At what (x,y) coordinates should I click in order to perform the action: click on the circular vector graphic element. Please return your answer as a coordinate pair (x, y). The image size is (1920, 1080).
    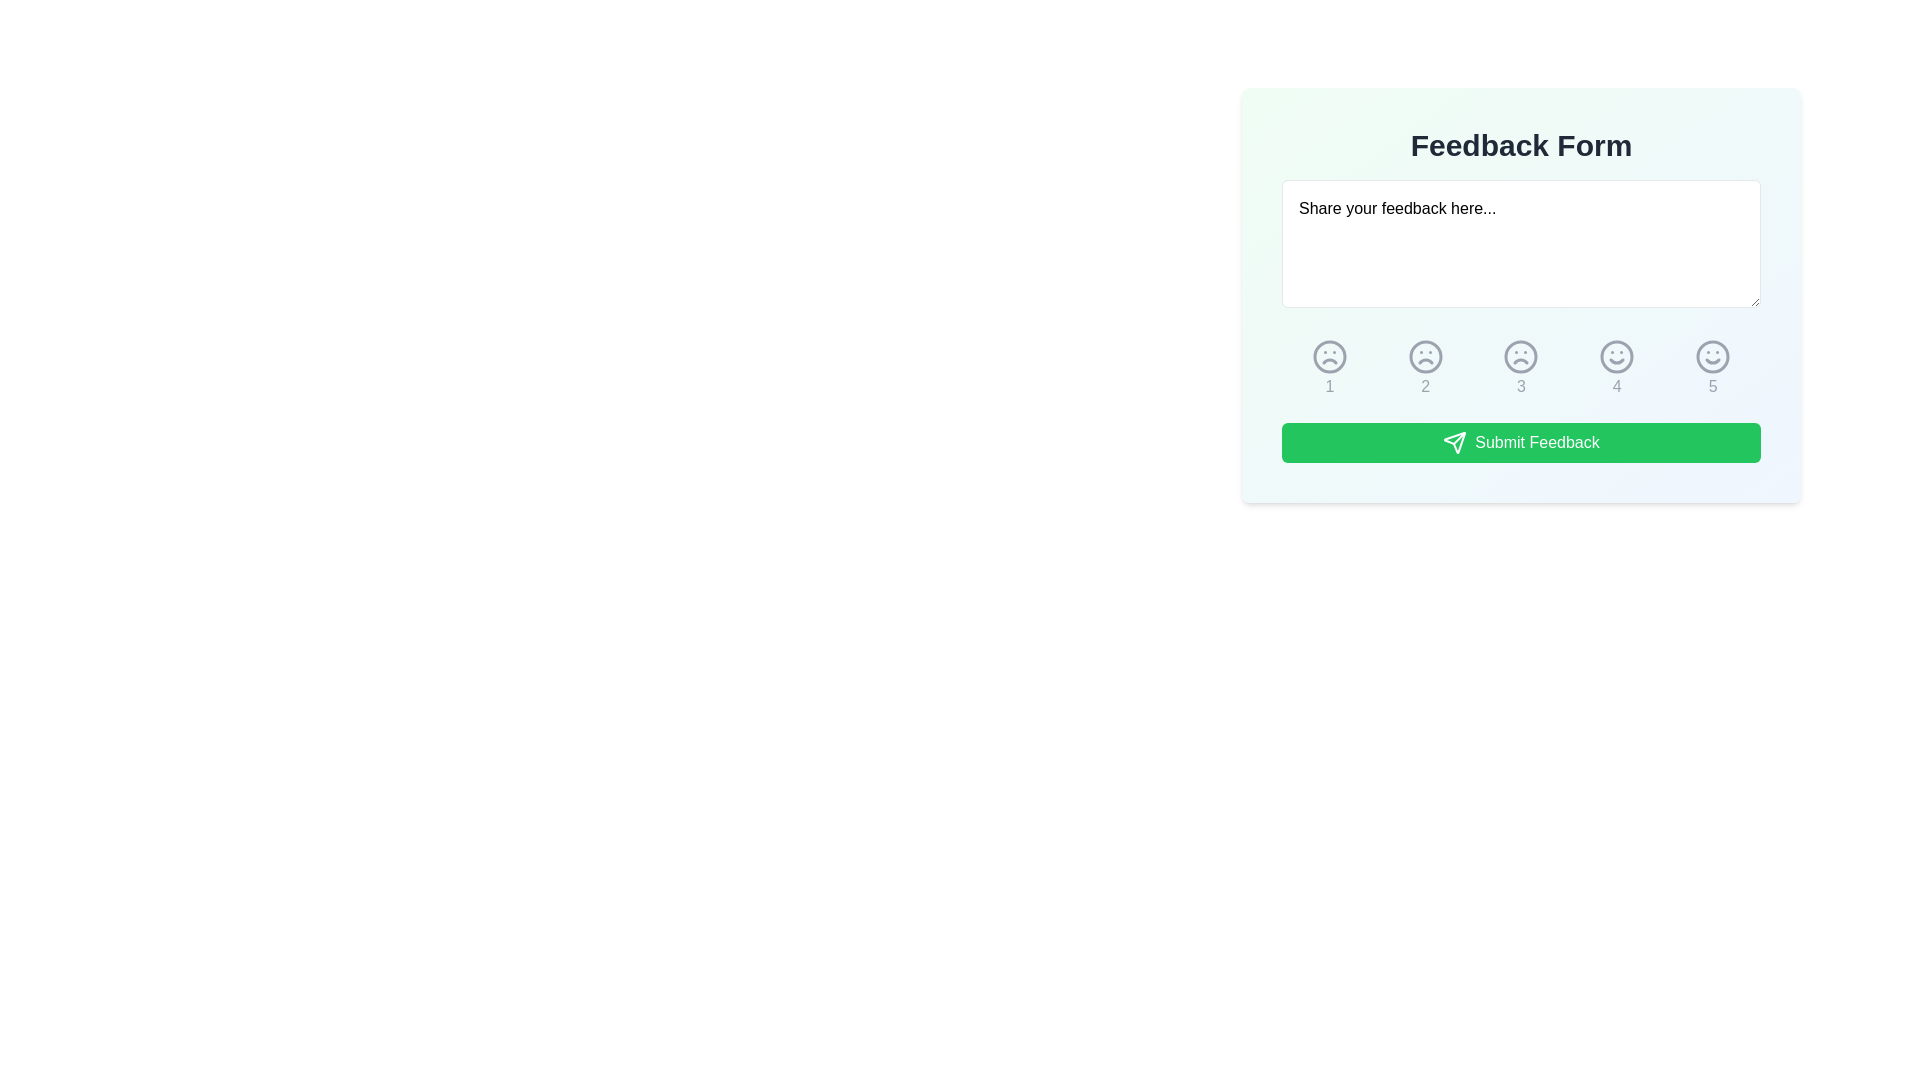
    Looking at the image, I should click on (1617, 356).